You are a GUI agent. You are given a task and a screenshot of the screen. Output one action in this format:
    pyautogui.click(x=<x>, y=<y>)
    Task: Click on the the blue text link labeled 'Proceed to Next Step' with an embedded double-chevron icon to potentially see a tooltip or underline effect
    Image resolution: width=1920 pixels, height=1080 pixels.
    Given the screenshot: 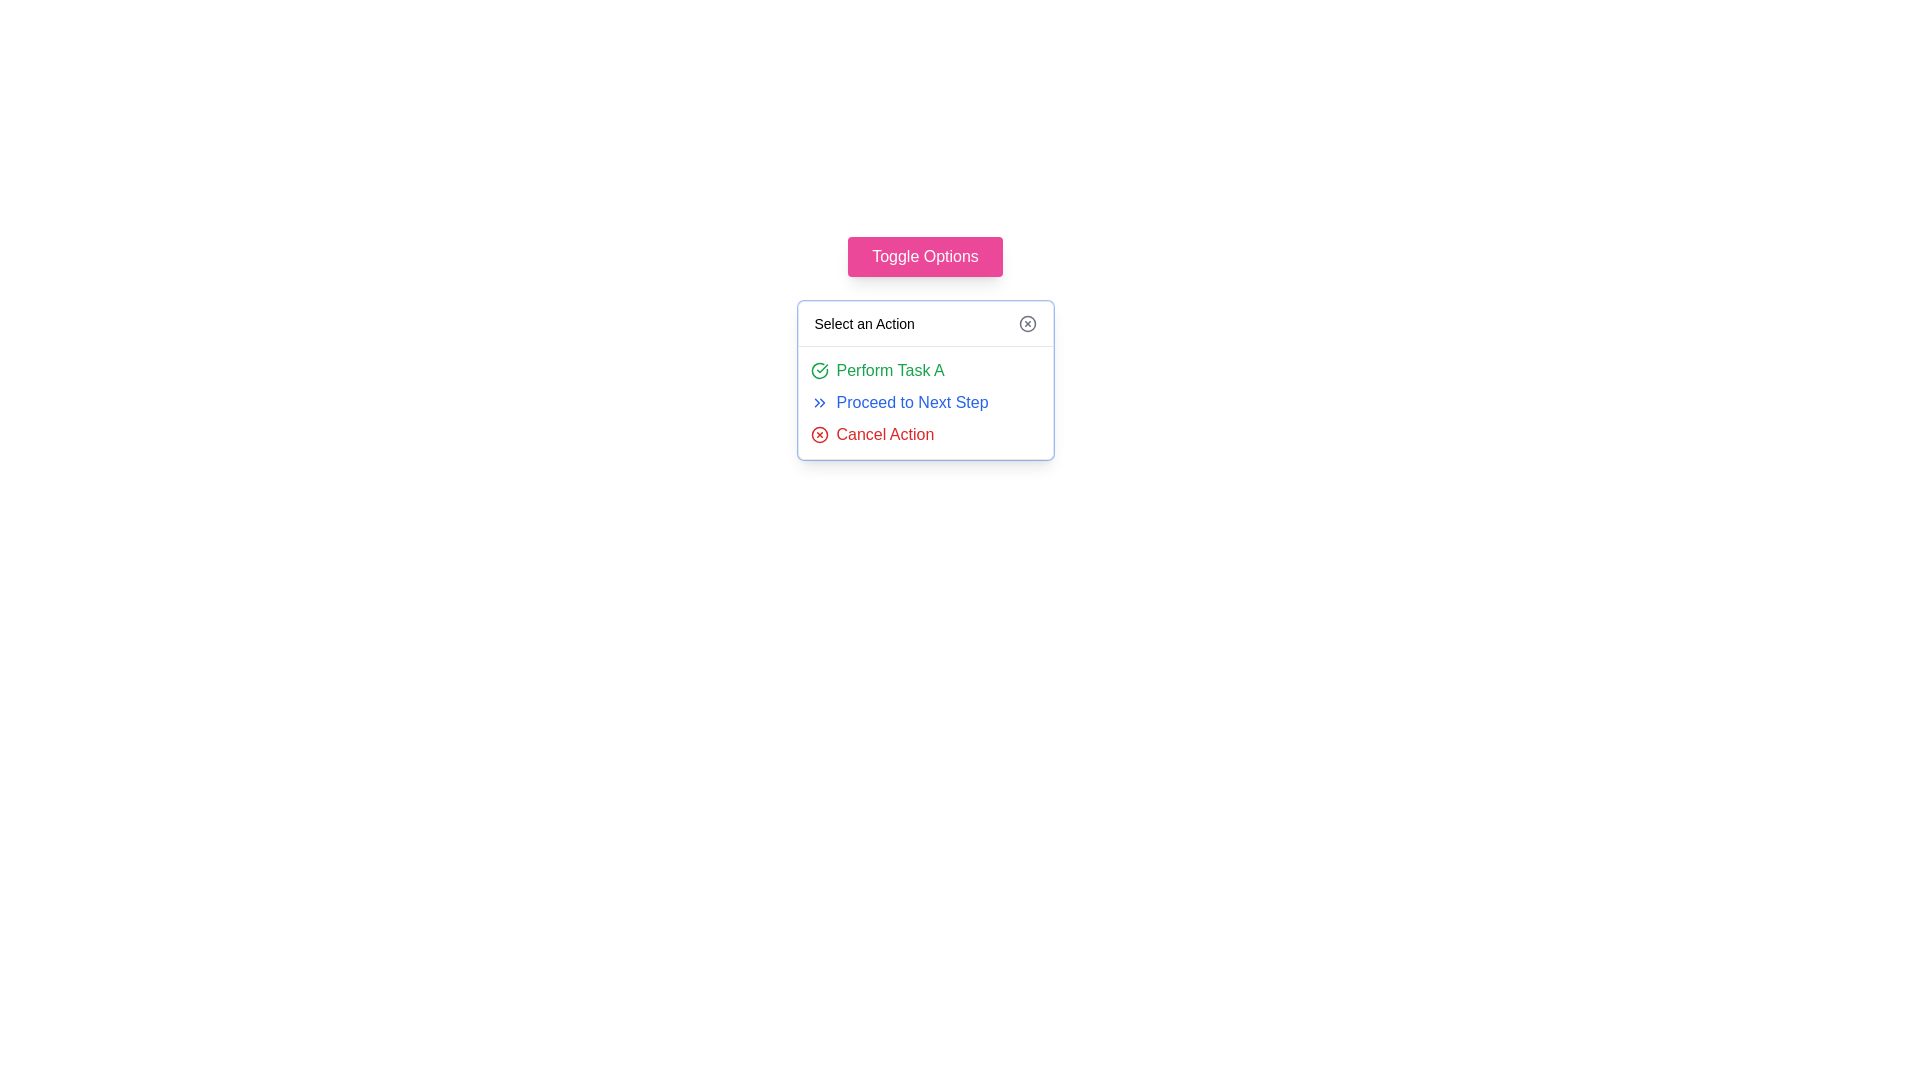 What is the action you would take?
    pyautogui.click(x=924, y=402)
    